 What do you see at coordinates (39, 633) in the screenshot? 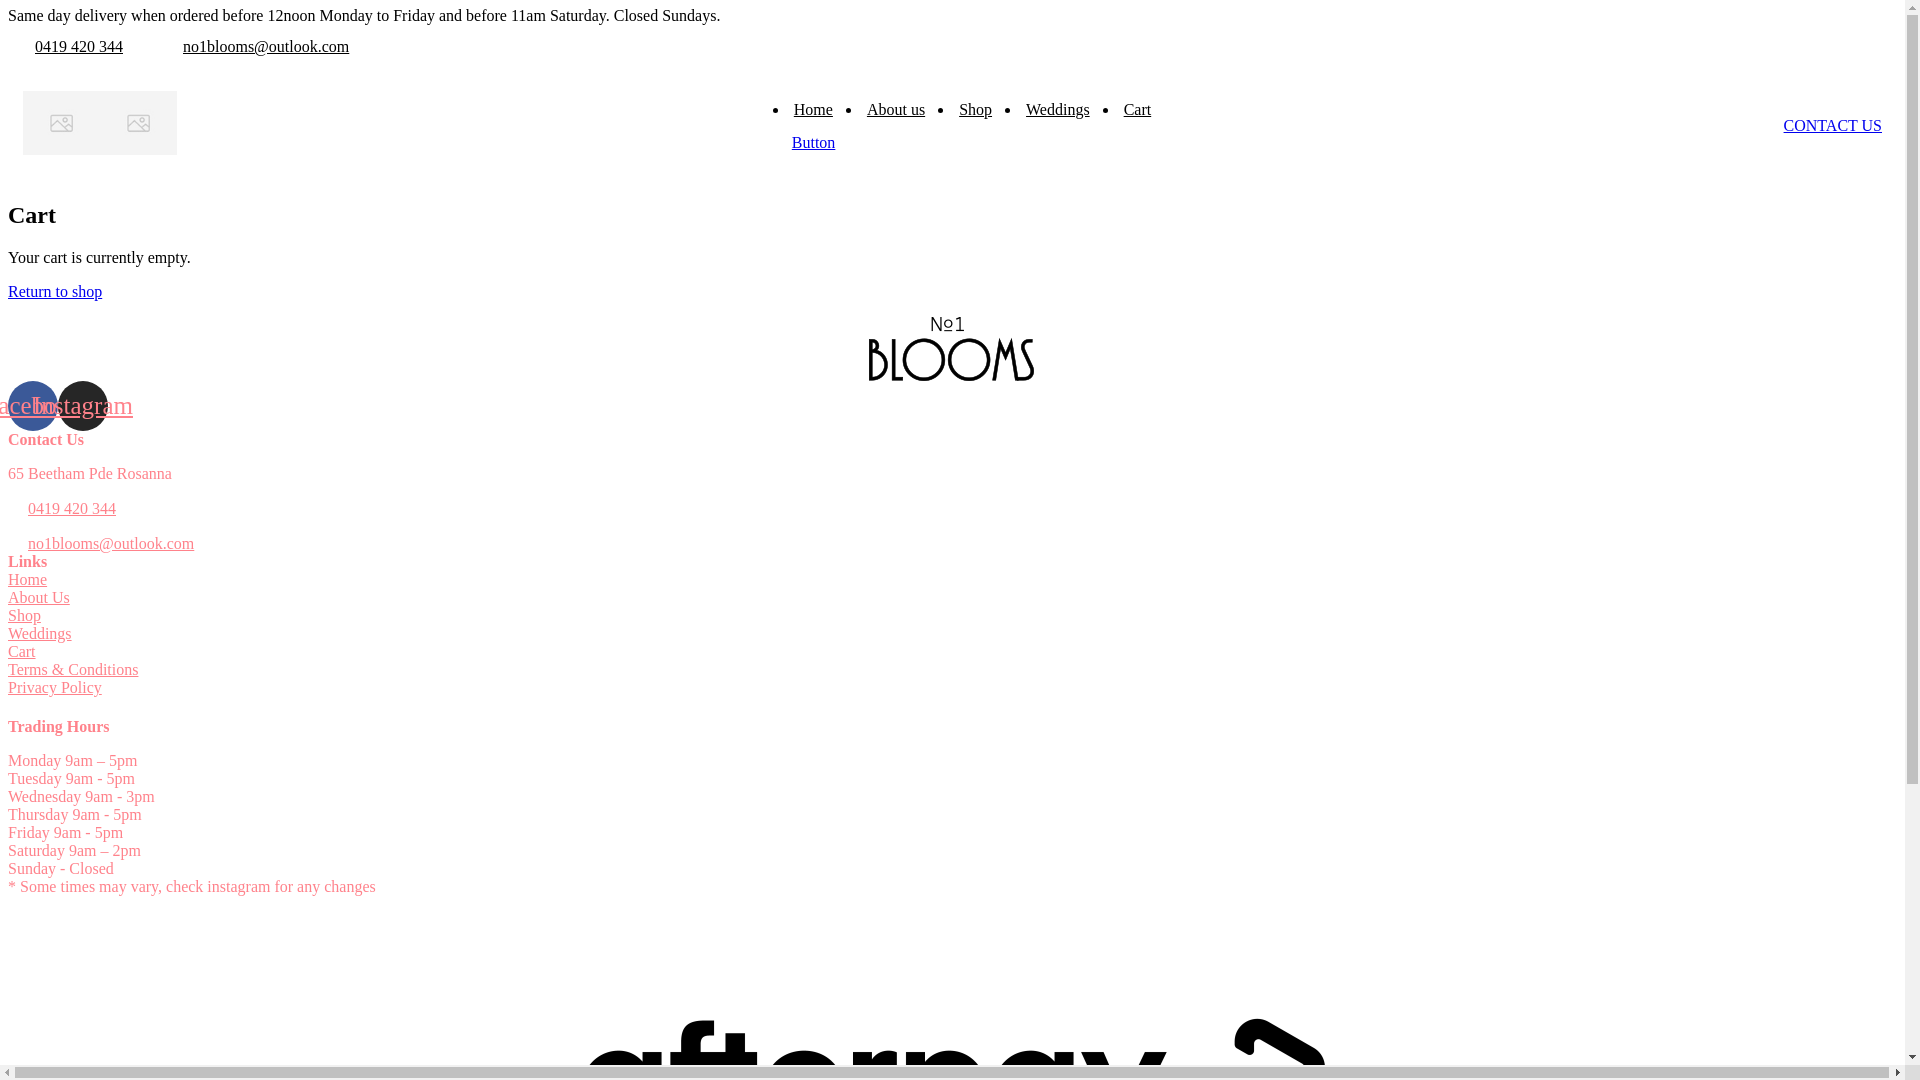
I see `'Weddings'` at bounding box center [39, 633].